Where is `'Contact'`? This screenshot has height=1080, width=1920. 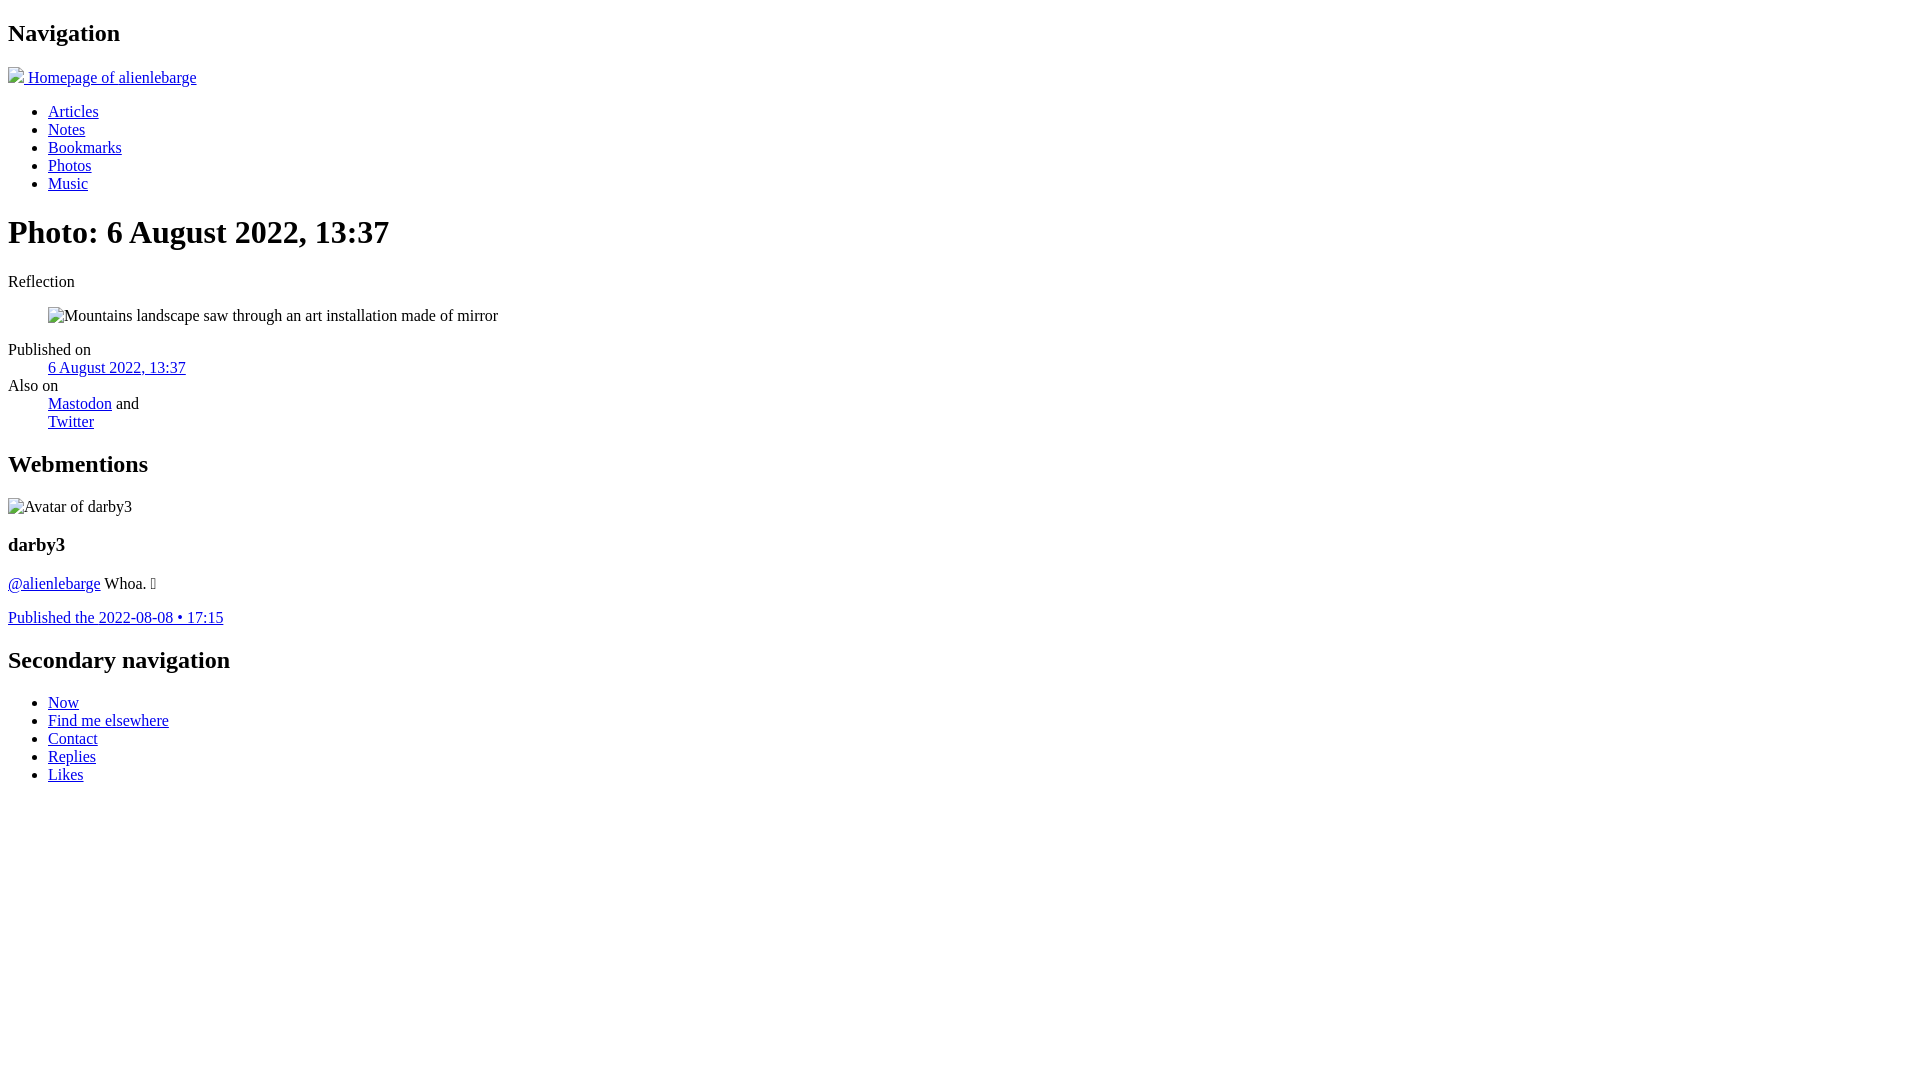 'Contact' is located at coordinates (72, 738).